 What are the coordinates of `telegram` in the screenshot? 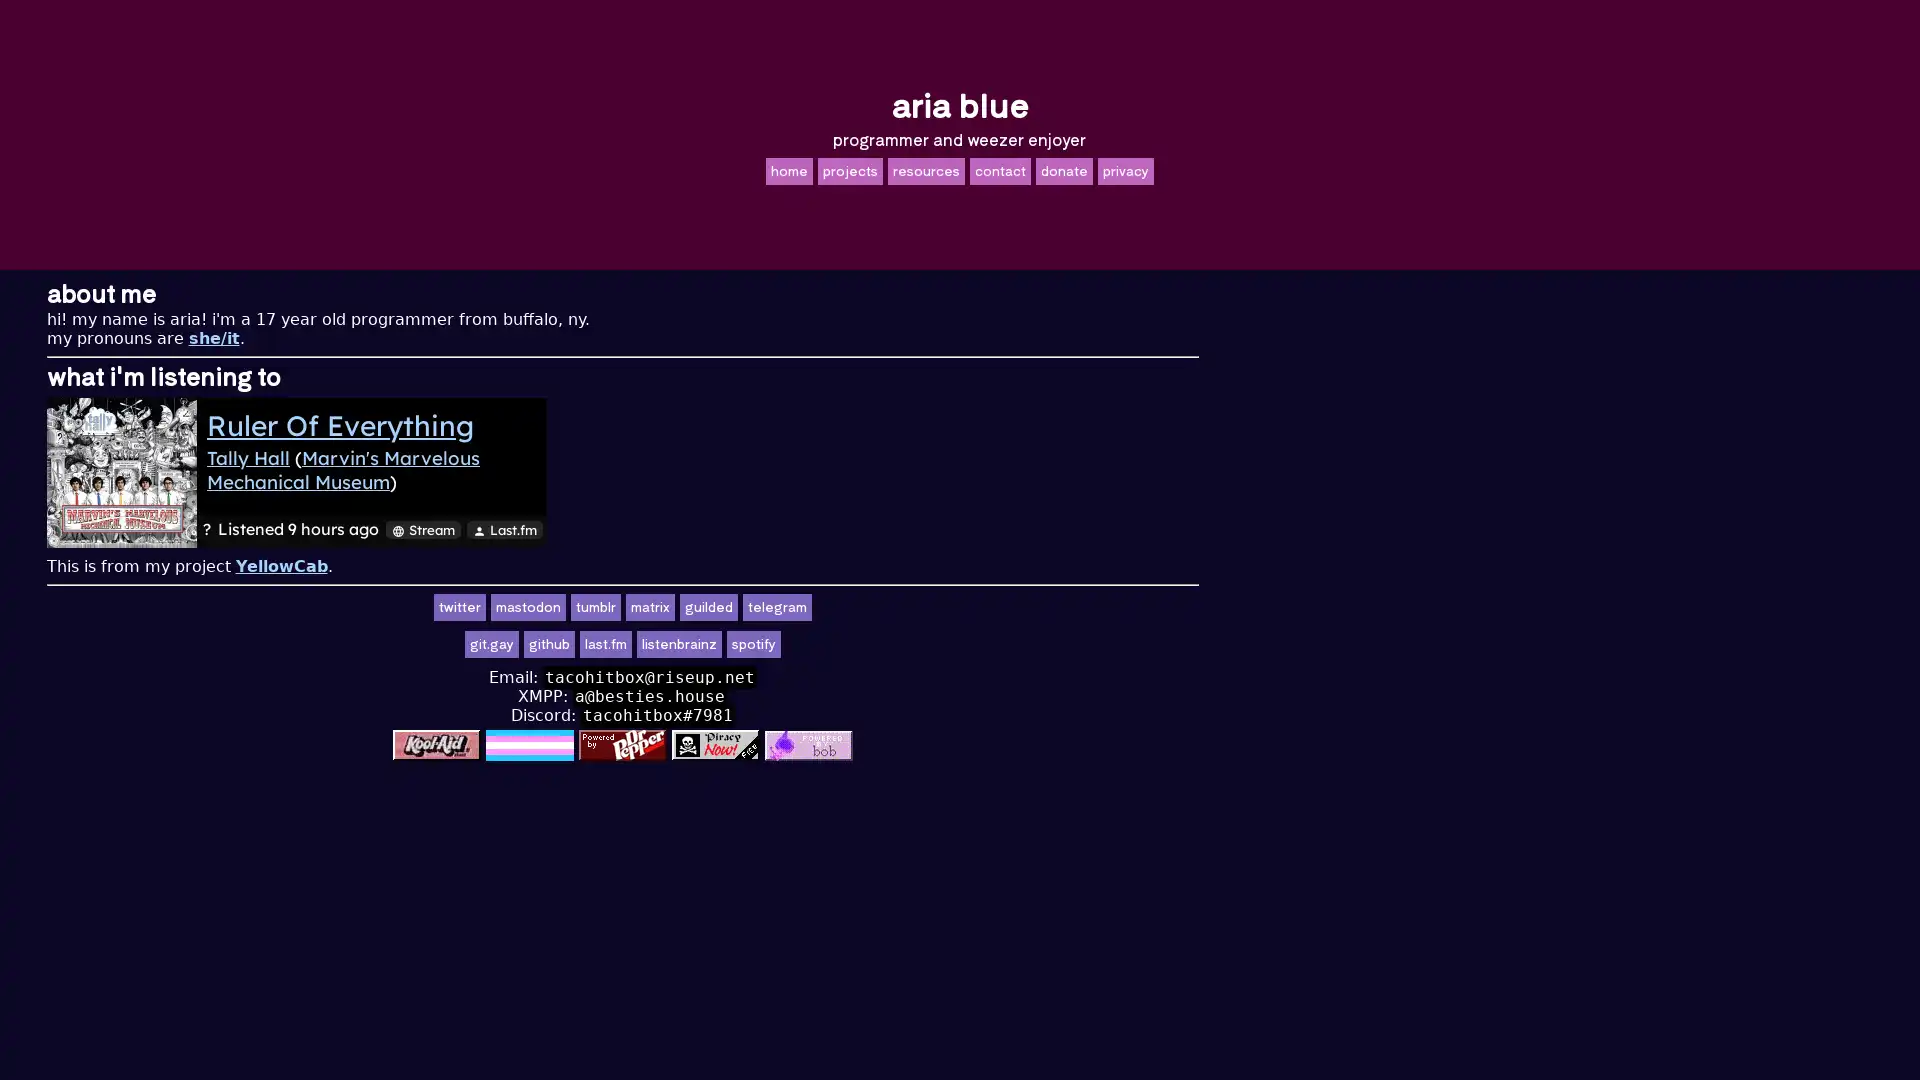 It's located at (1113, 606).